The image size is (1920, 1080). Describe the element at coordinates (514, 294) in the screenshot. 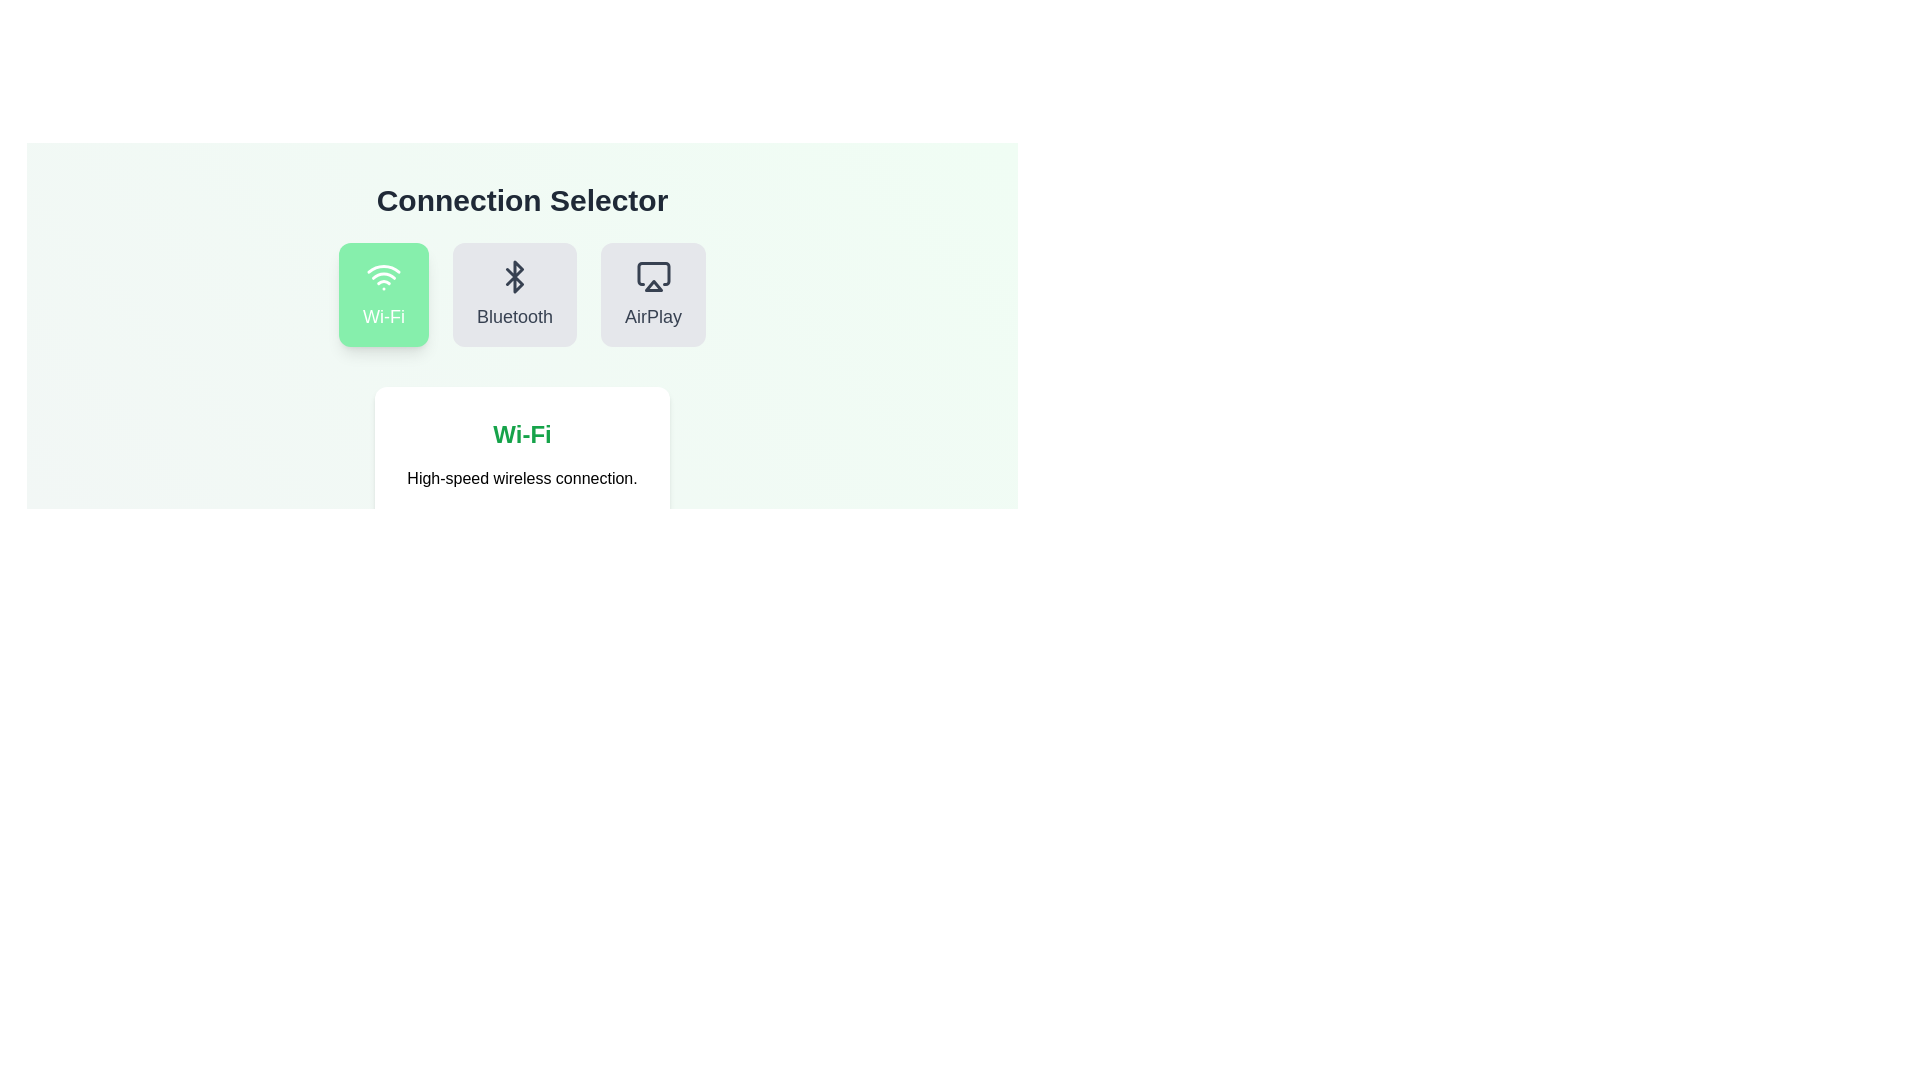

I see `the connection option Bluetooth` at that location.